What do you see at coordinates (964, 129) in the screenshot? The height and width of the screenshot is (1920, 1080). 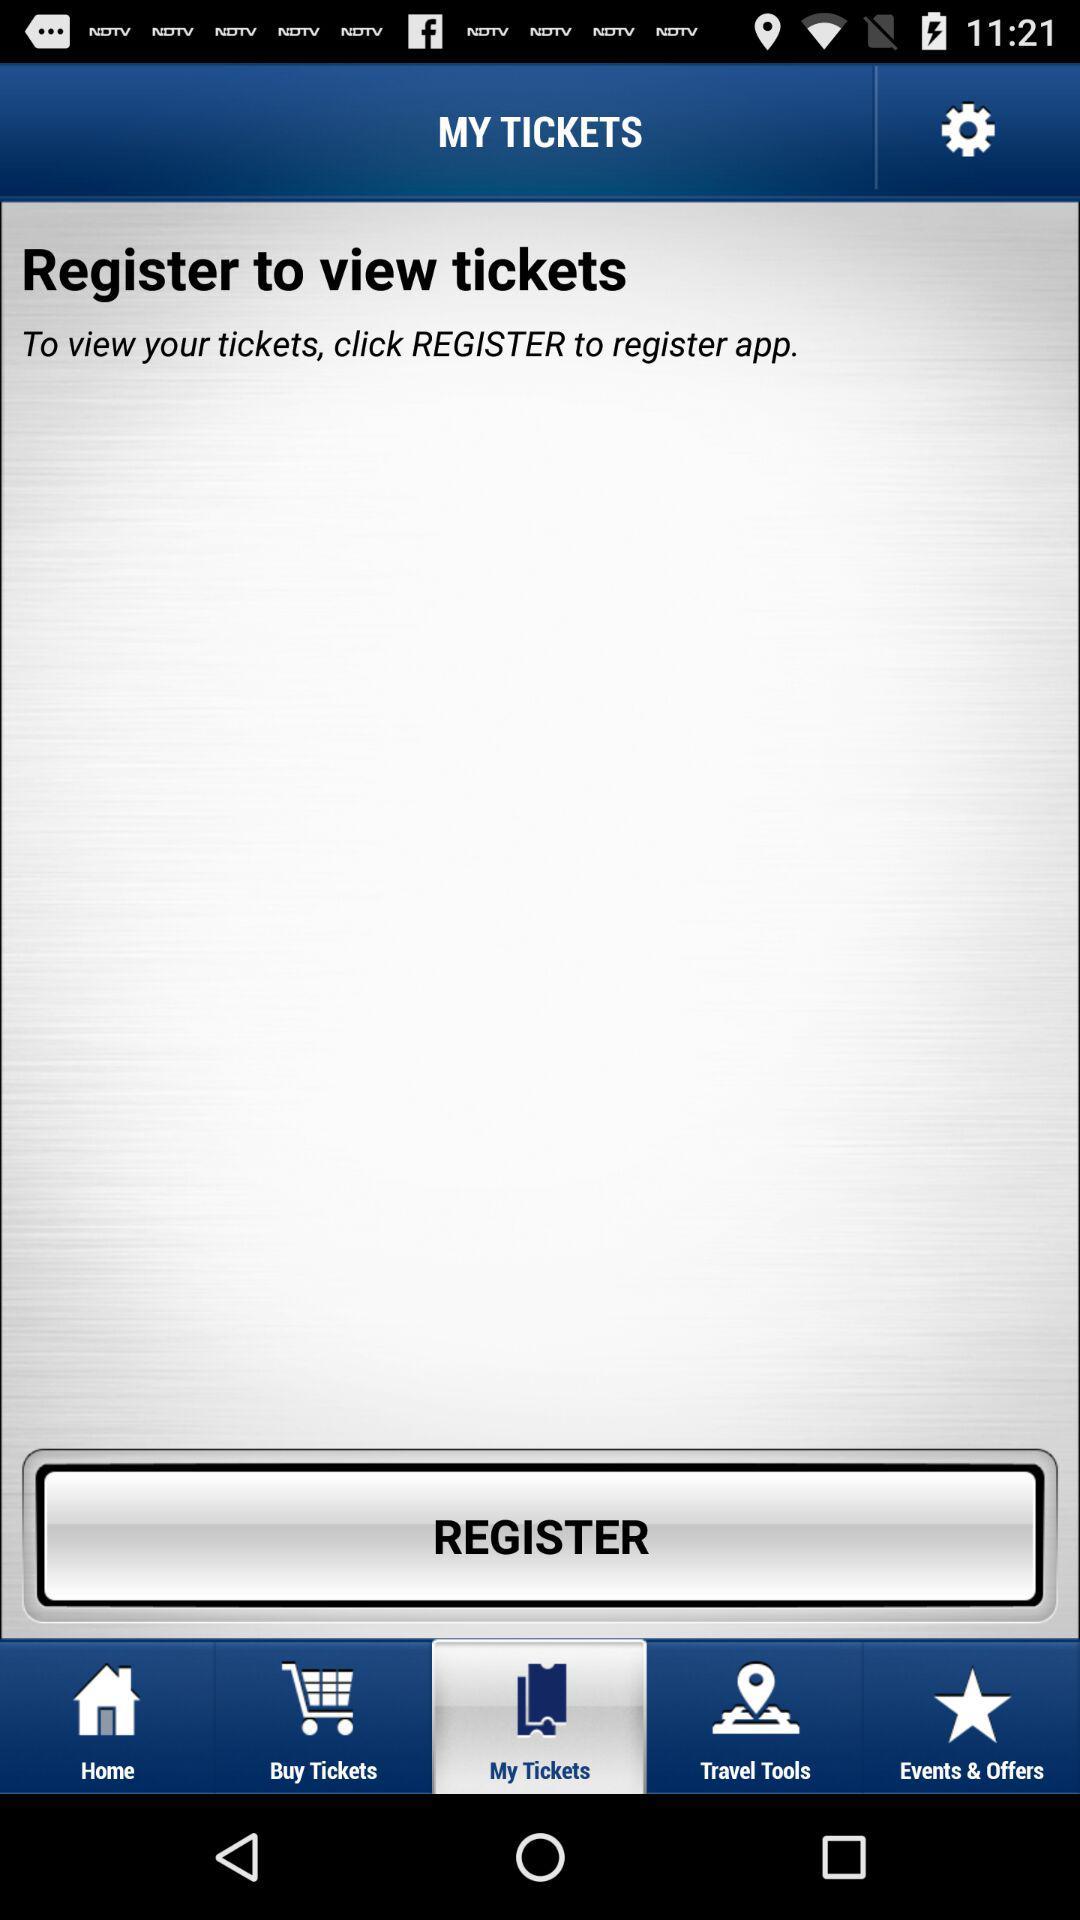 I see `icon at the top right corner` at bounding box center [964, 129].